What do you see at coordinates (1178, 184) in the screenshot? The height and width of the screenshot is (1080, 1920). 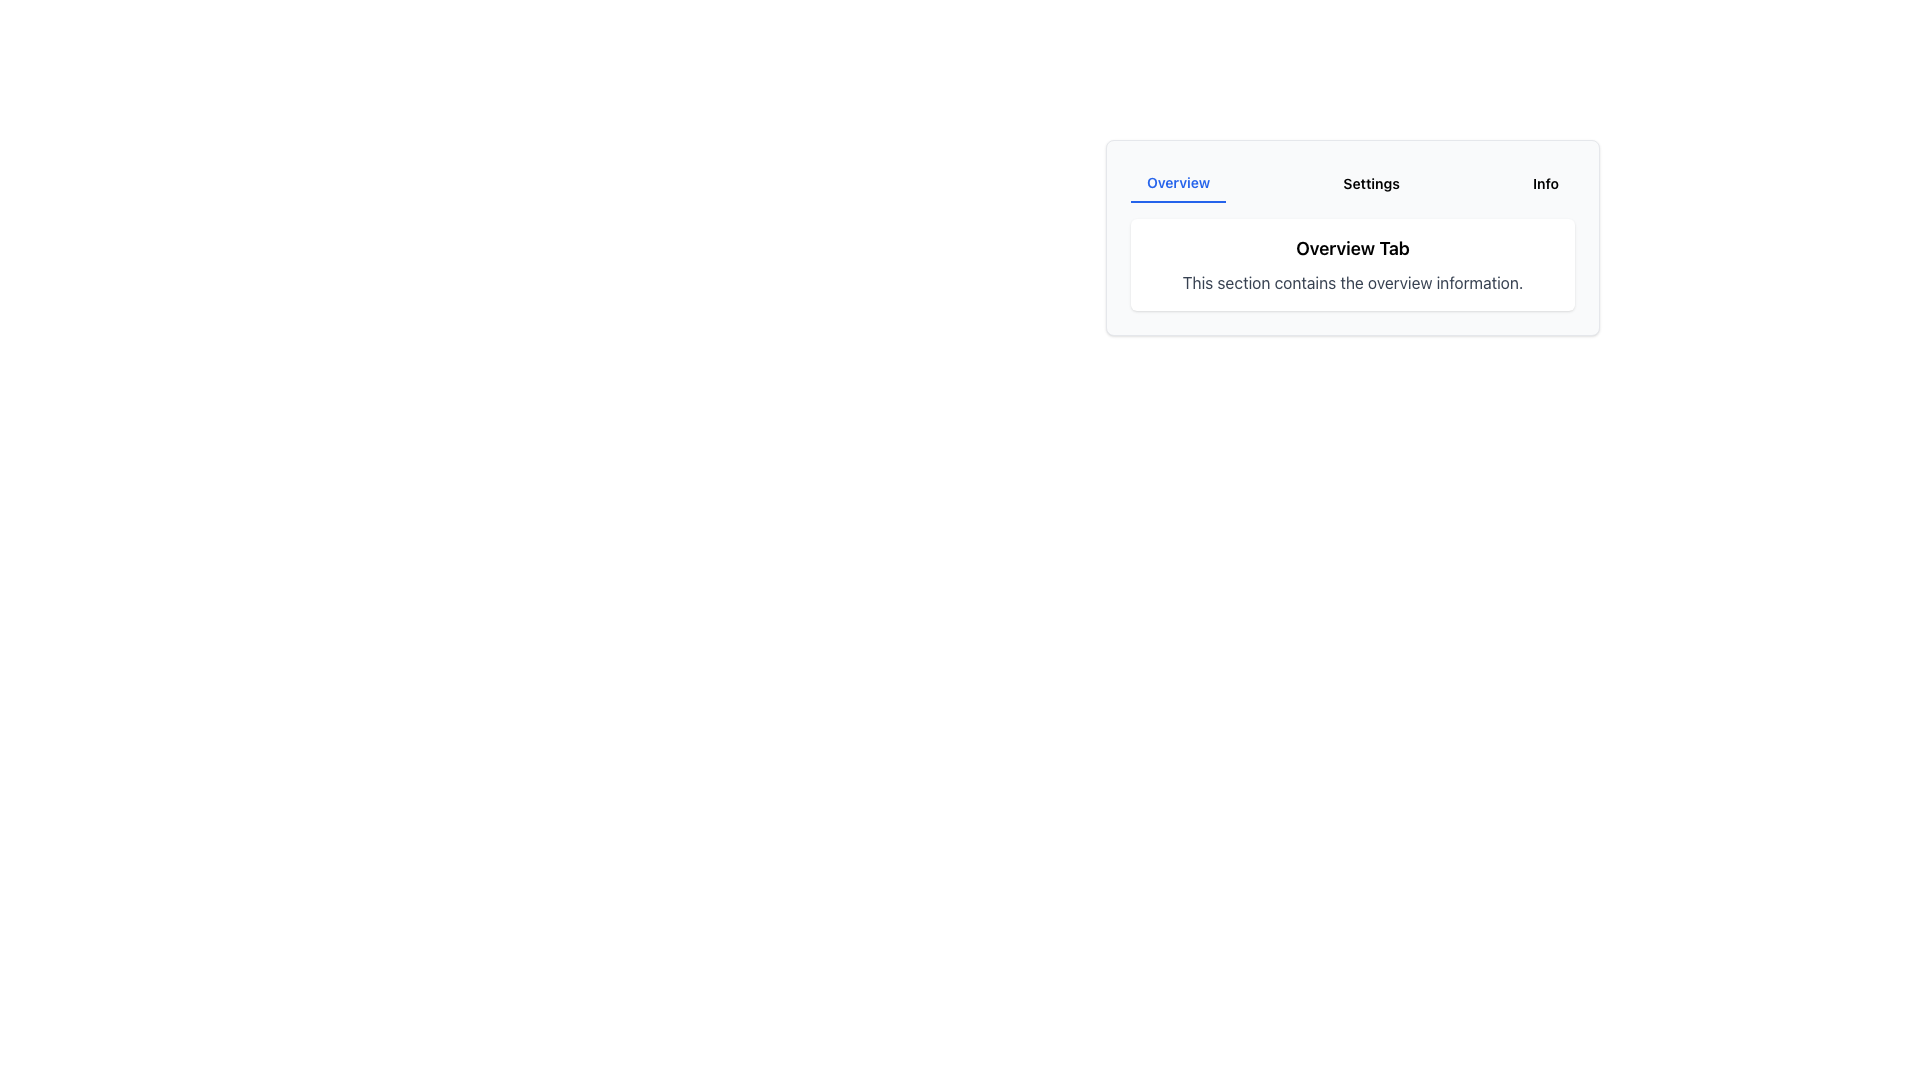 I see `the 'Overview' navigation tab element, located at the top-left of the navigation bar, to enable keyboard accessibility` at bounding box center [1178, 184].